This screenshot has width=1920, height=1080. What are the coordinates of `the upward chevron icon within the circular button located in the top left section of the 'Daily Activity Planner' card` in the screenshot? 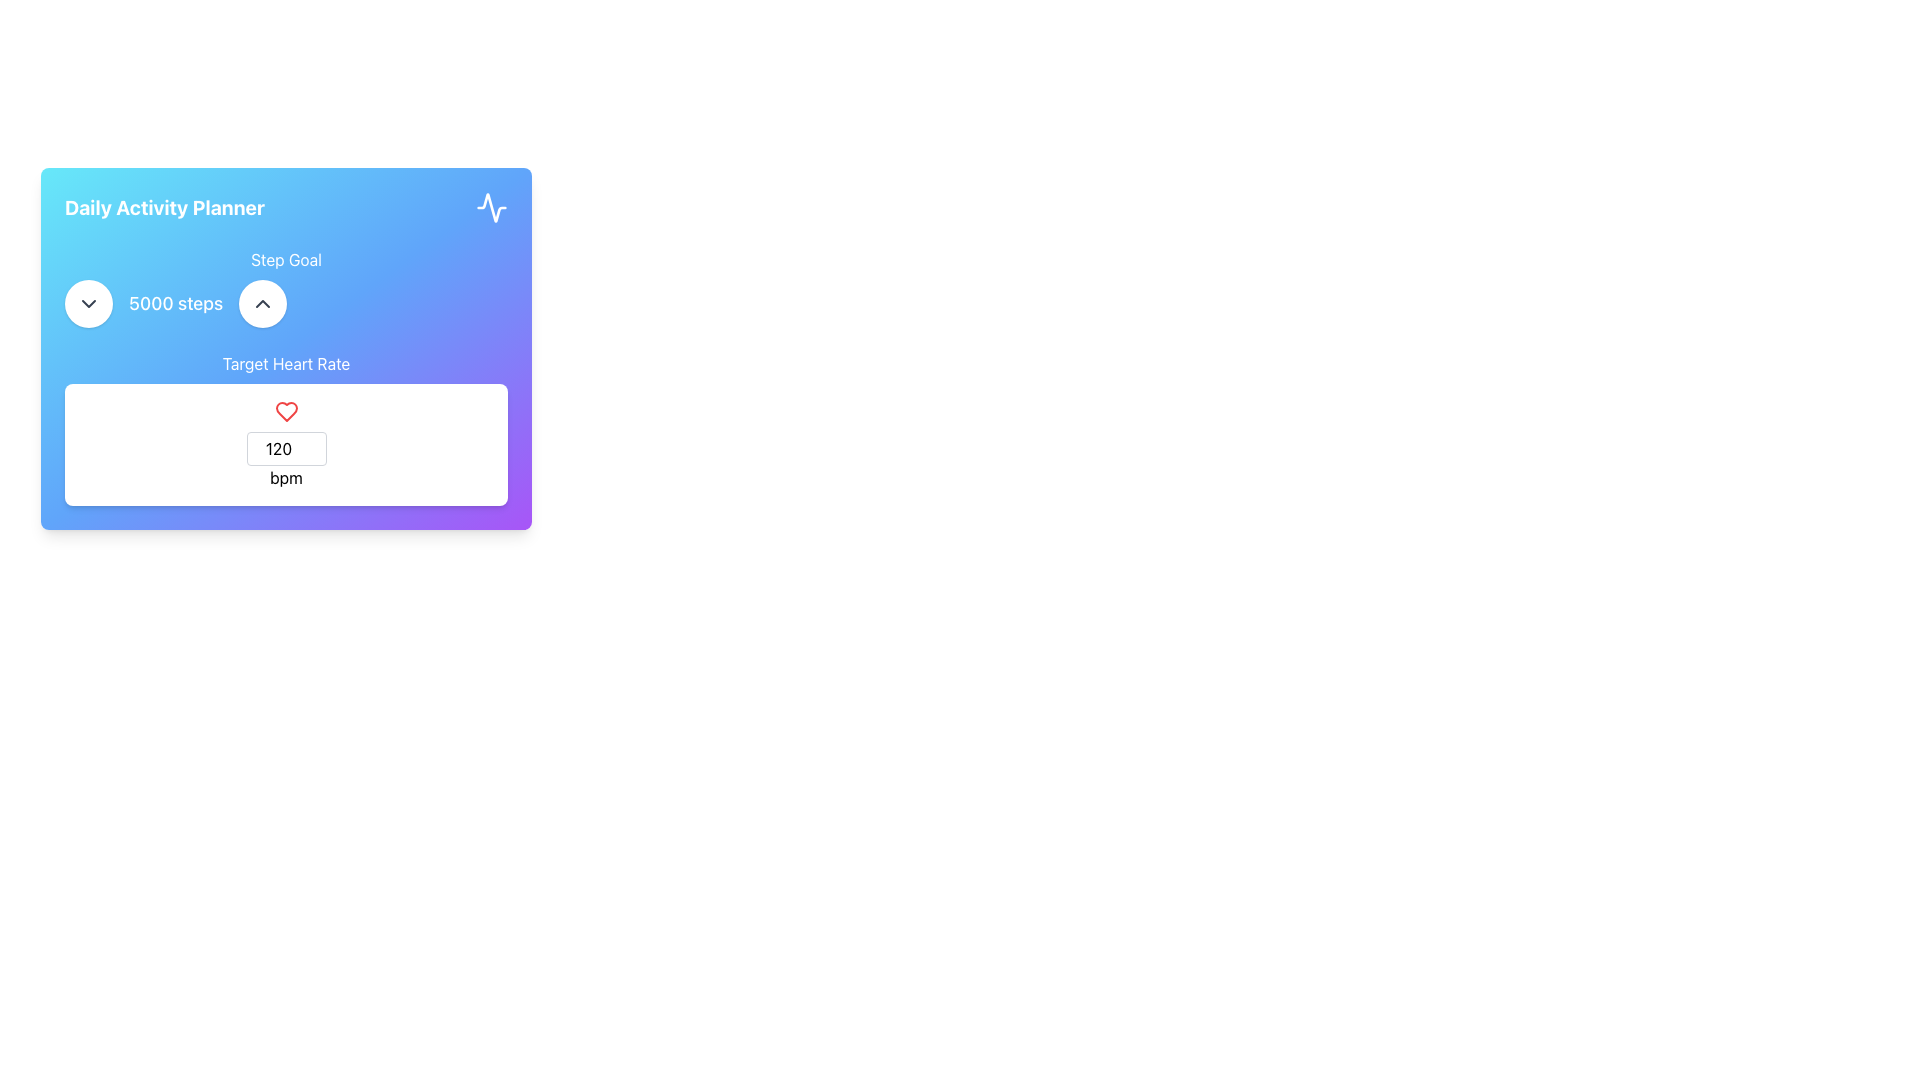 It's located at (262, 304).